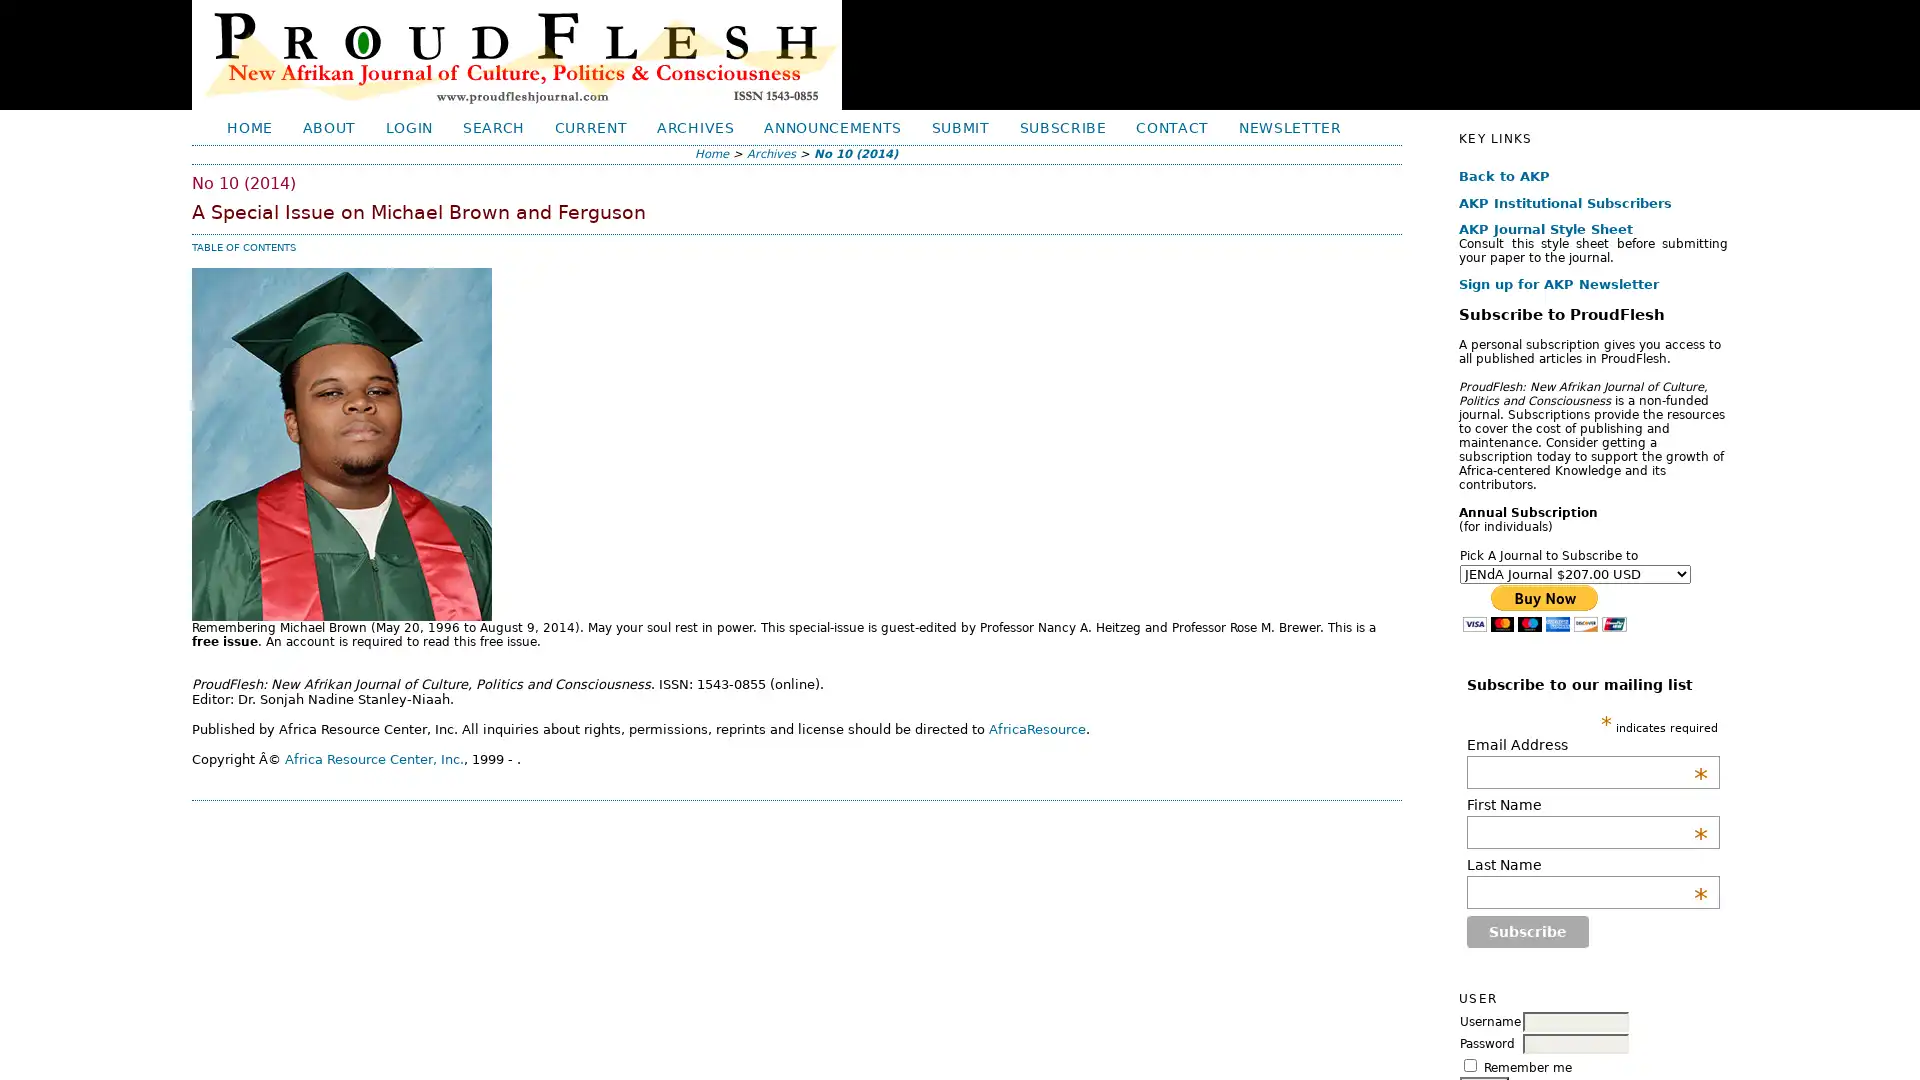  What do you see at coordinates (1543, 606) in the screenshot?
I see `PayPal - The safer, easier way to pay online!` at bounding box center [1543, 606].